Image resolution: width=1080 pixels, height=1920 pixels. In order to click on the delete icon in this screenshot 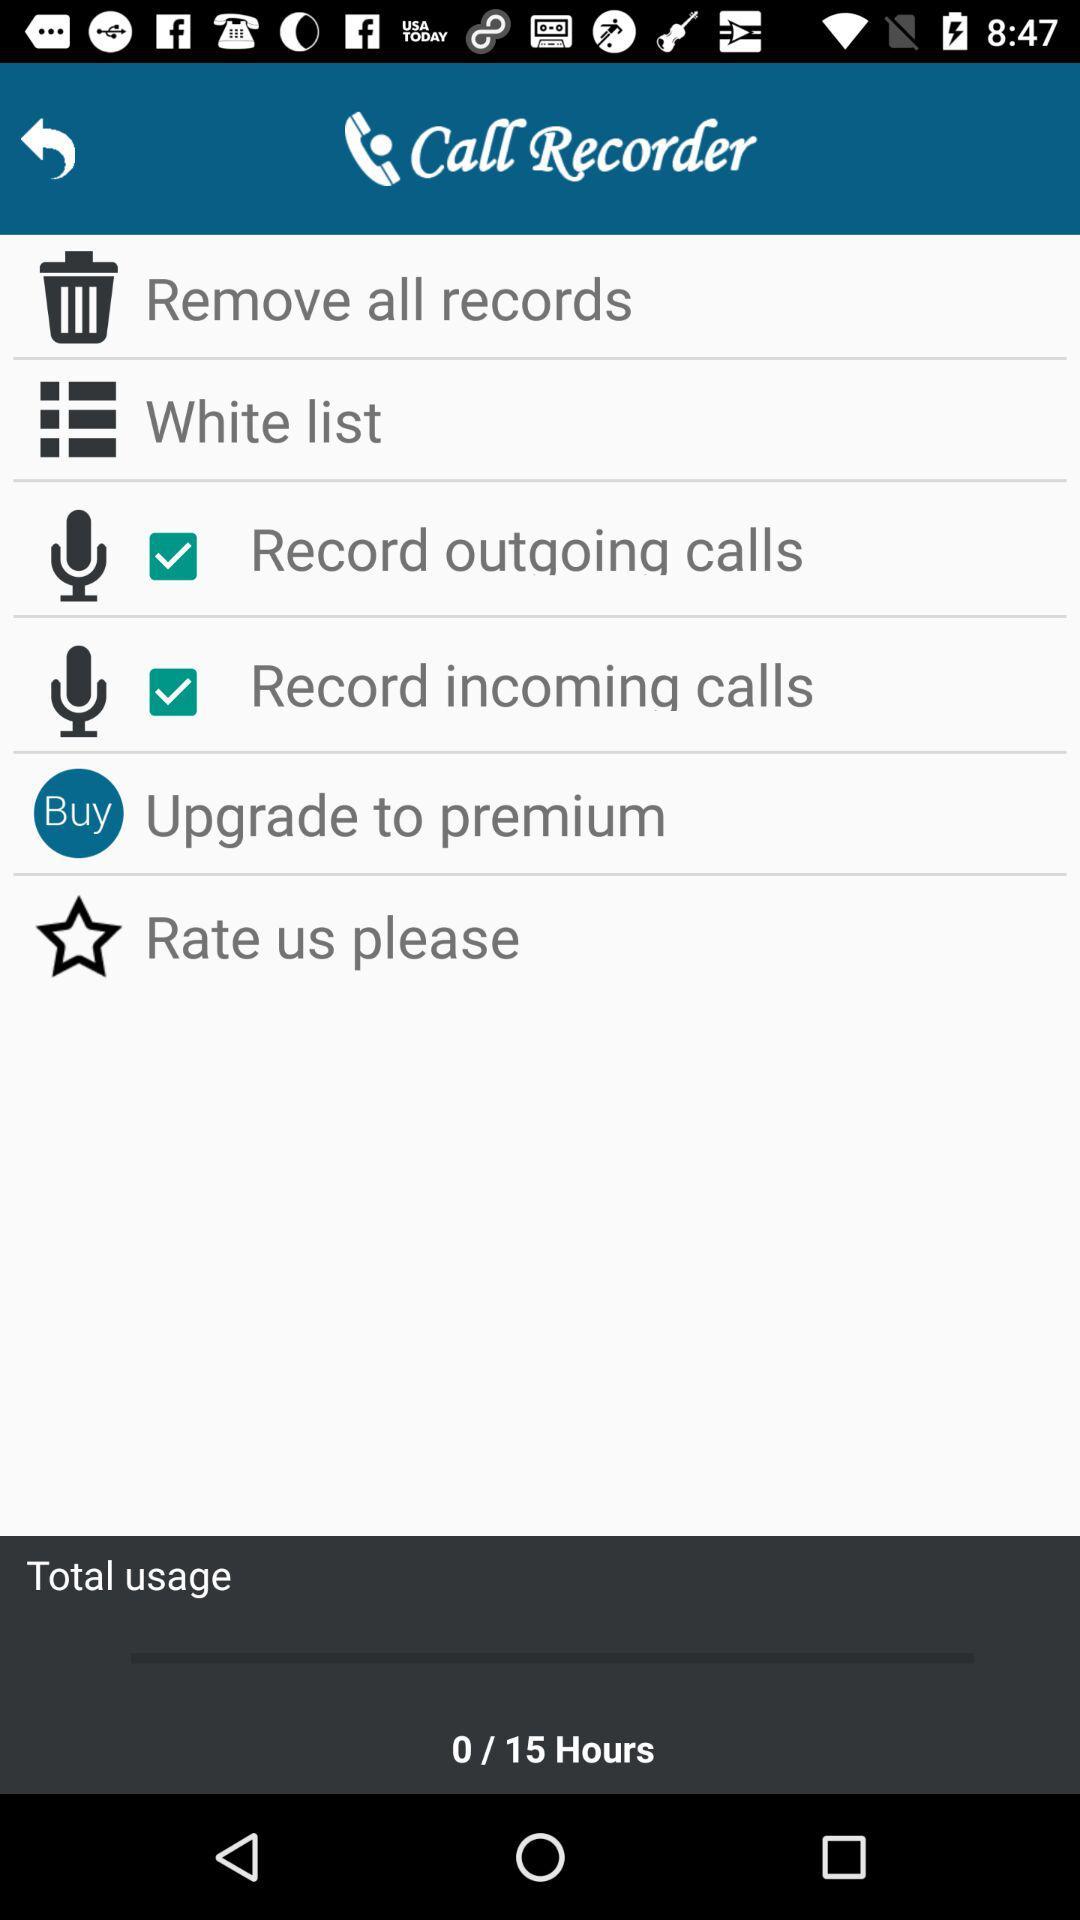, I will do `click(77, 296)`.